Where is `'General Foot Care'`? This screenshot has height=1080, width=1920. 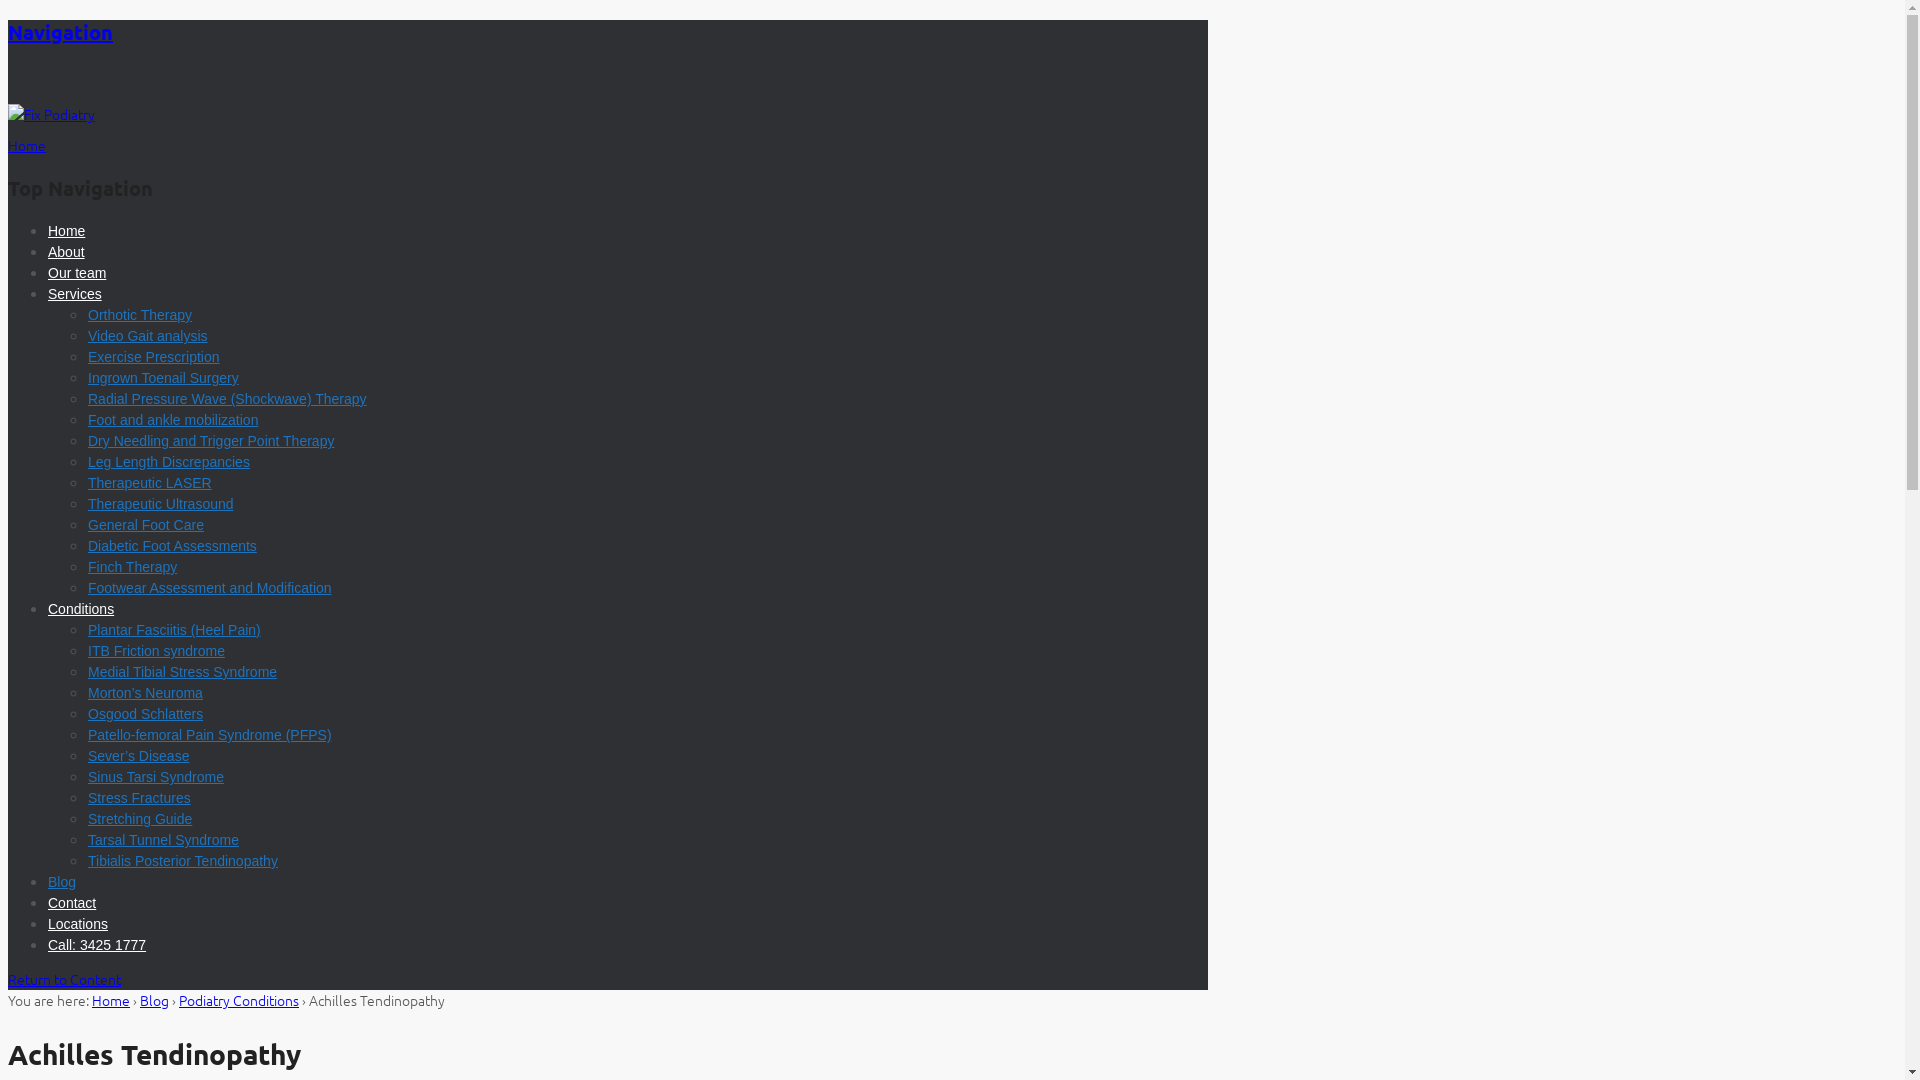 'General Foot Care' is located at coordinates (144, 523).